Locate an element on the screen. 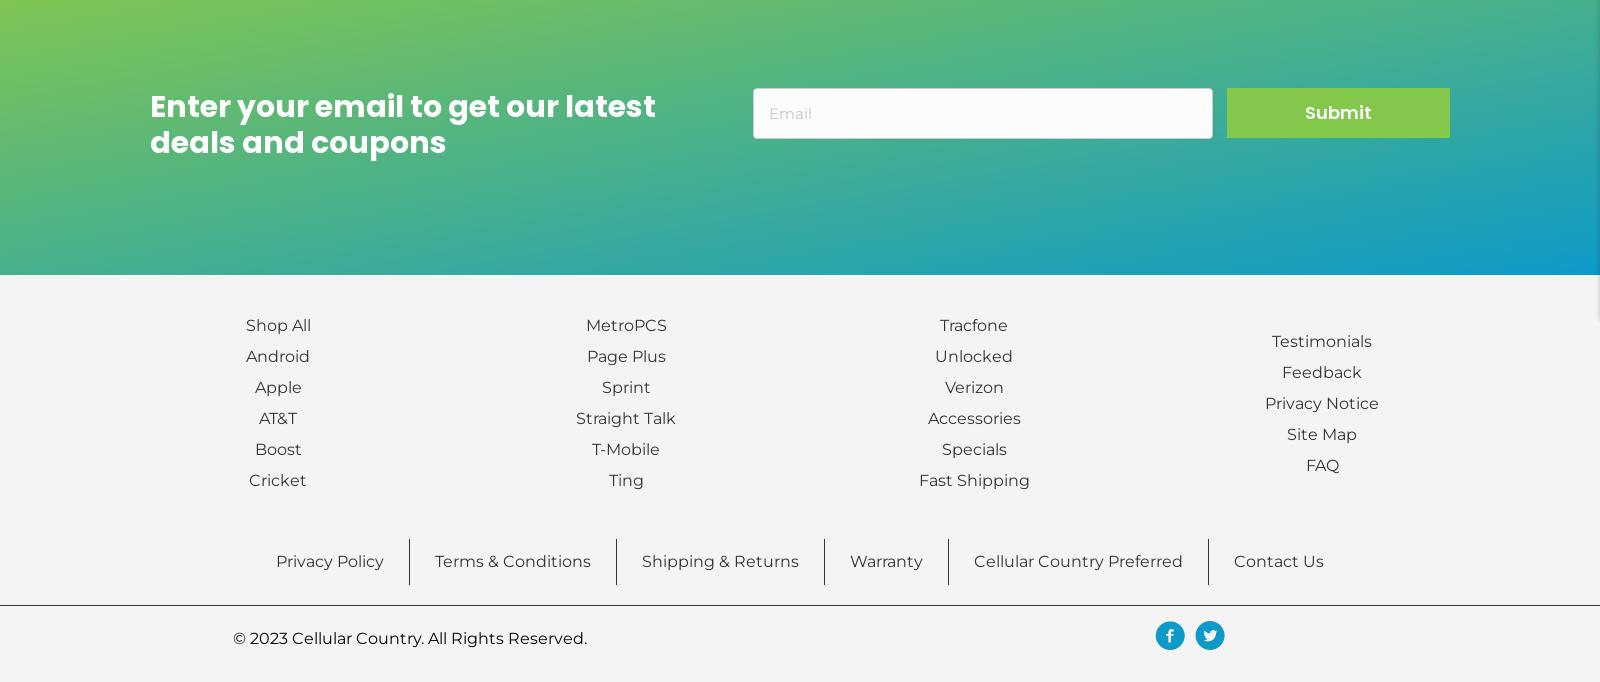  'Terms & Conditions' is located at coordinates (511, 560).